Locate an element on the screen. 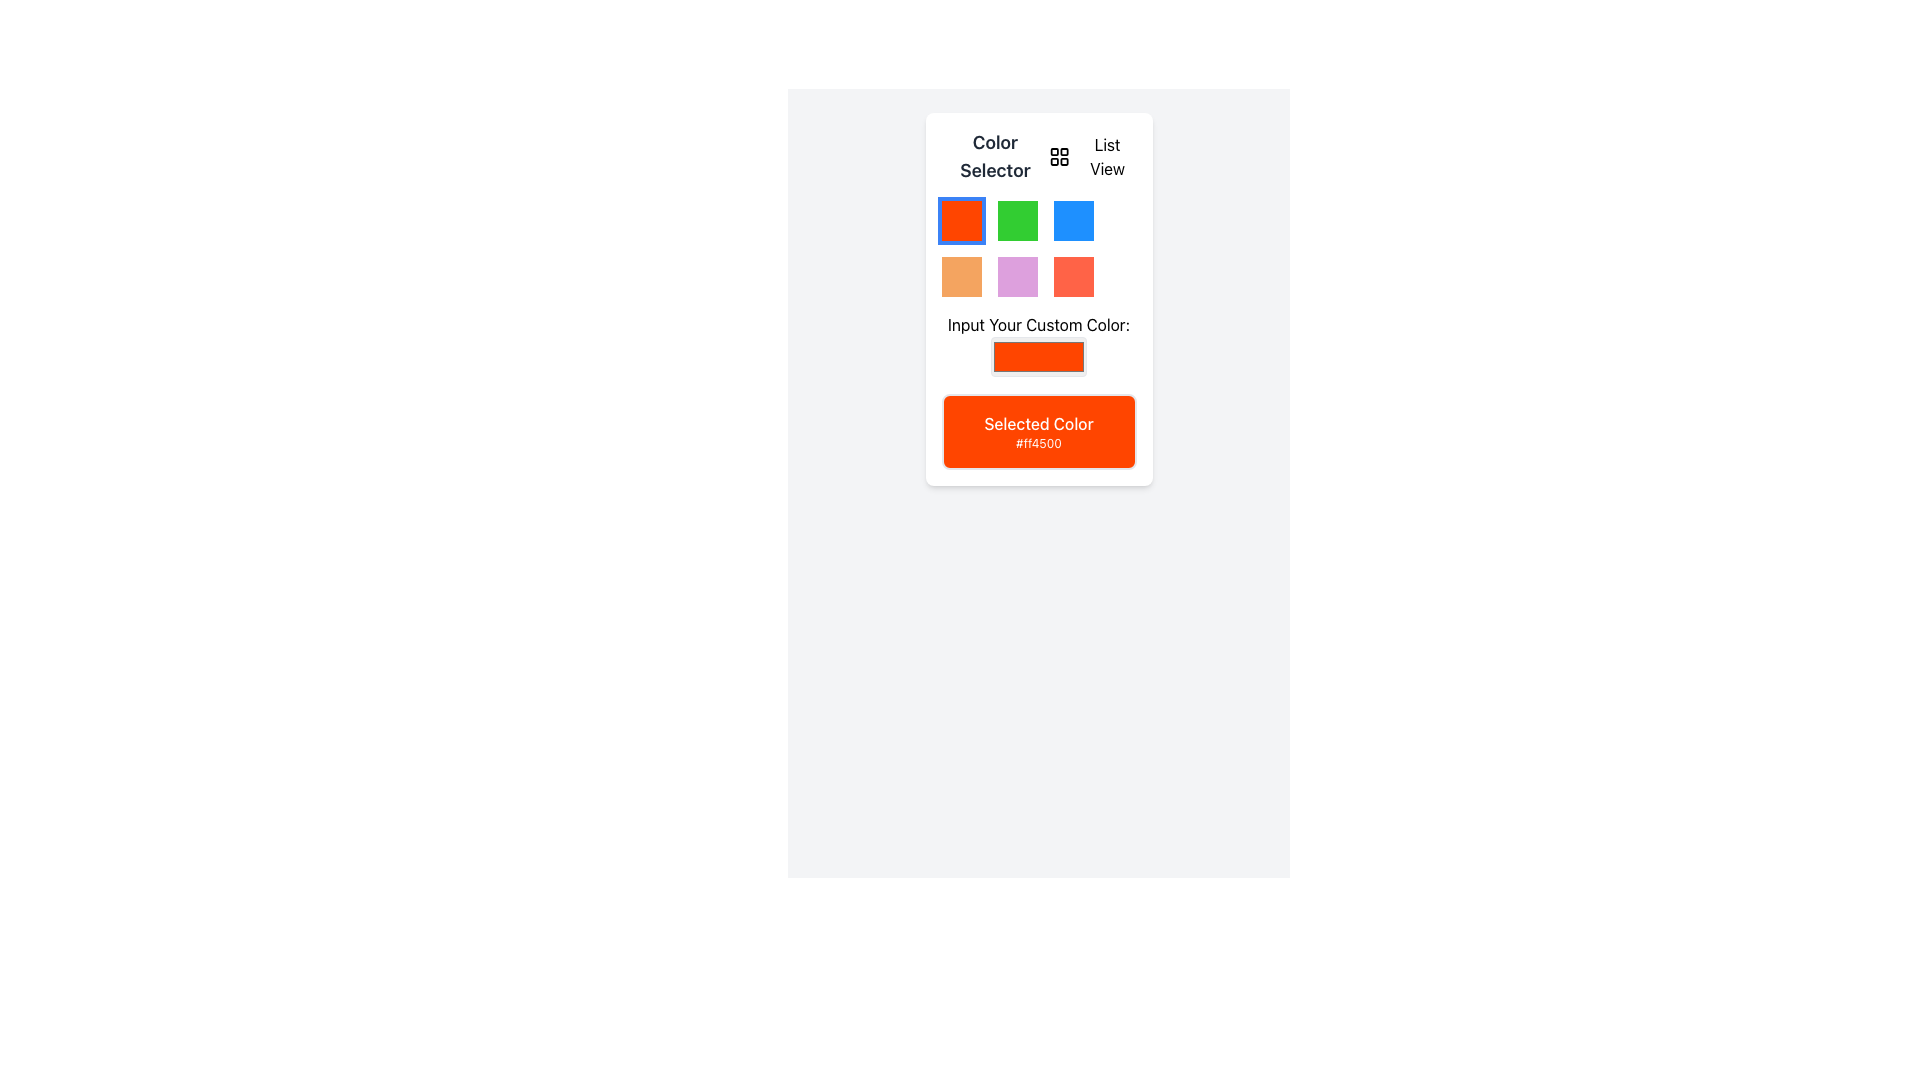 The height and width of the screenshot is (1080, 1920). color and hexadecimal code information from the informational display element located at the bottom of the color selection interface, just below the custom color input area is located at coordinates (1038, 431).